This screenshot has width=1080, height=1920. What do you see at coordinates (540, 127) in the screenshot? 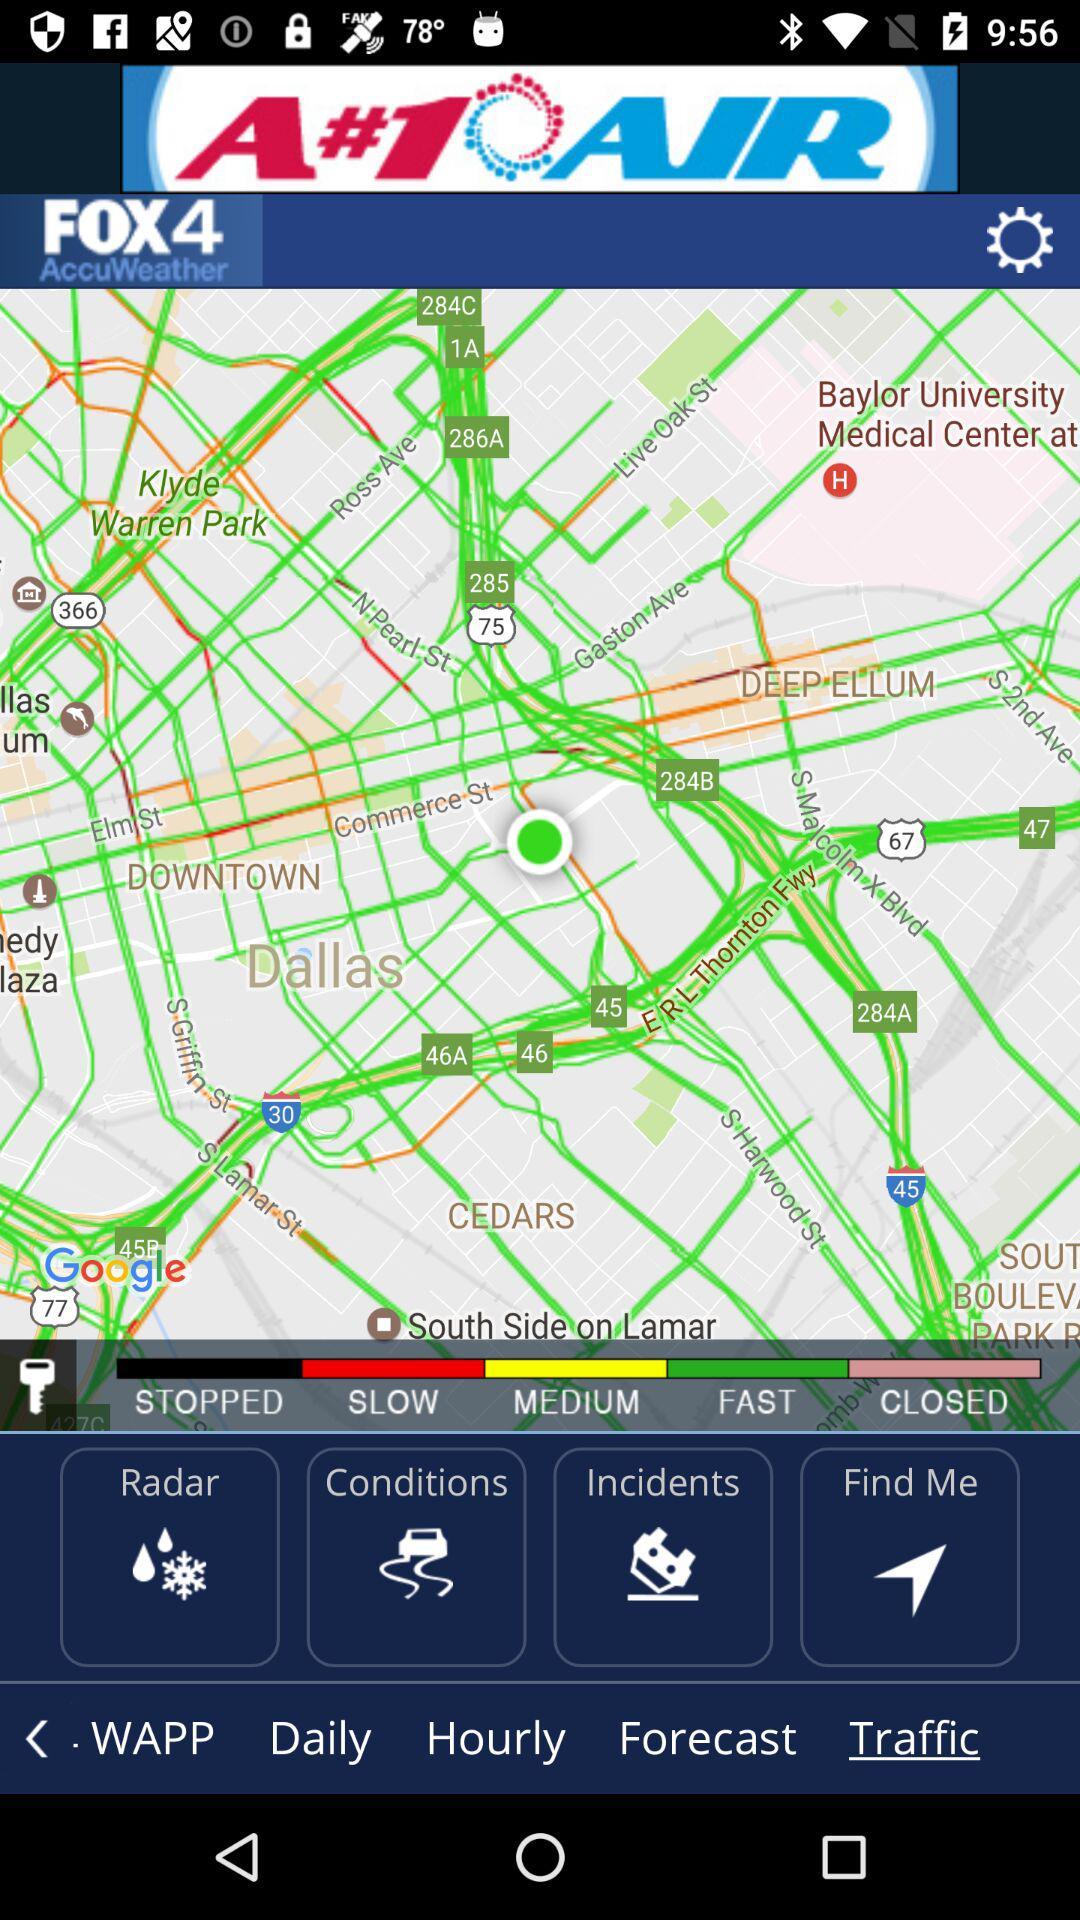
I see `click on advertisement` at bounding box center [540, 127].